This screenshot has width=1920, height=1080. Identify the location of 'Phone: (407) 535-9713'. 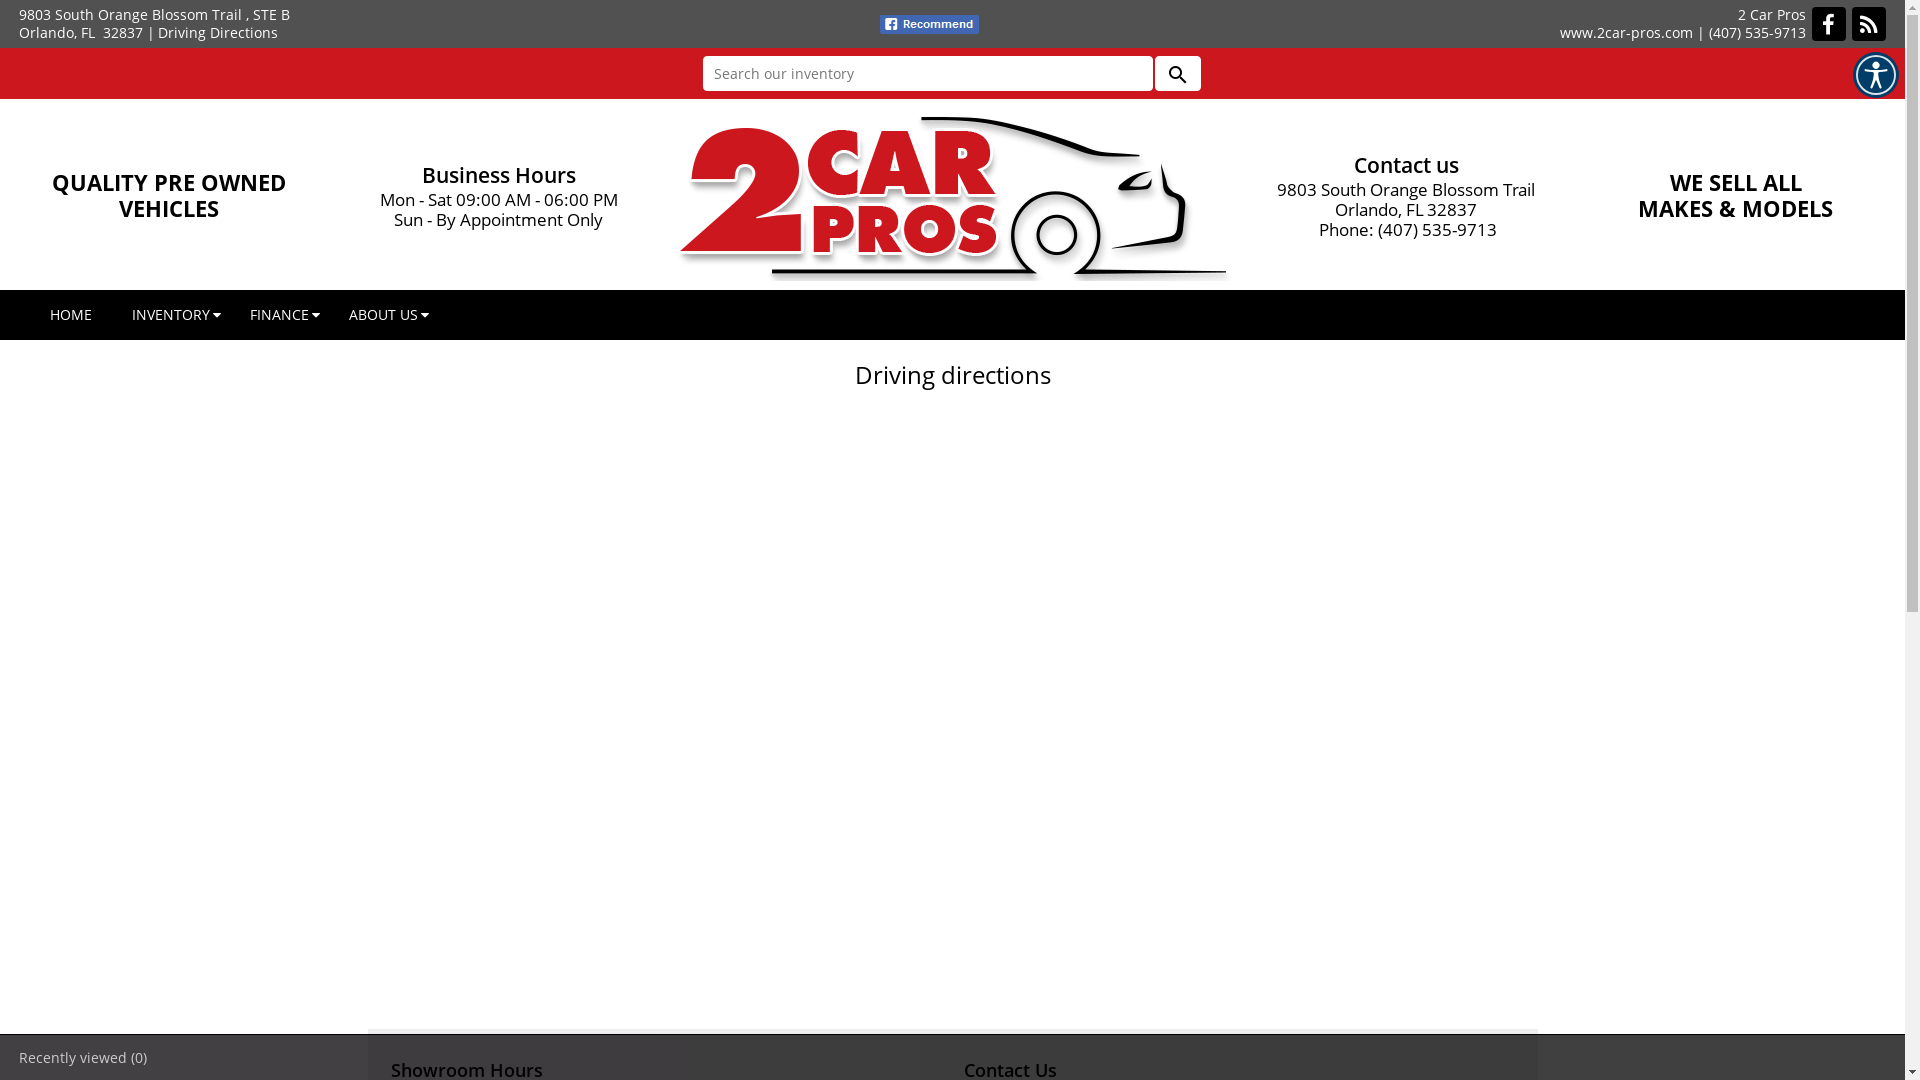
(1405, 228).